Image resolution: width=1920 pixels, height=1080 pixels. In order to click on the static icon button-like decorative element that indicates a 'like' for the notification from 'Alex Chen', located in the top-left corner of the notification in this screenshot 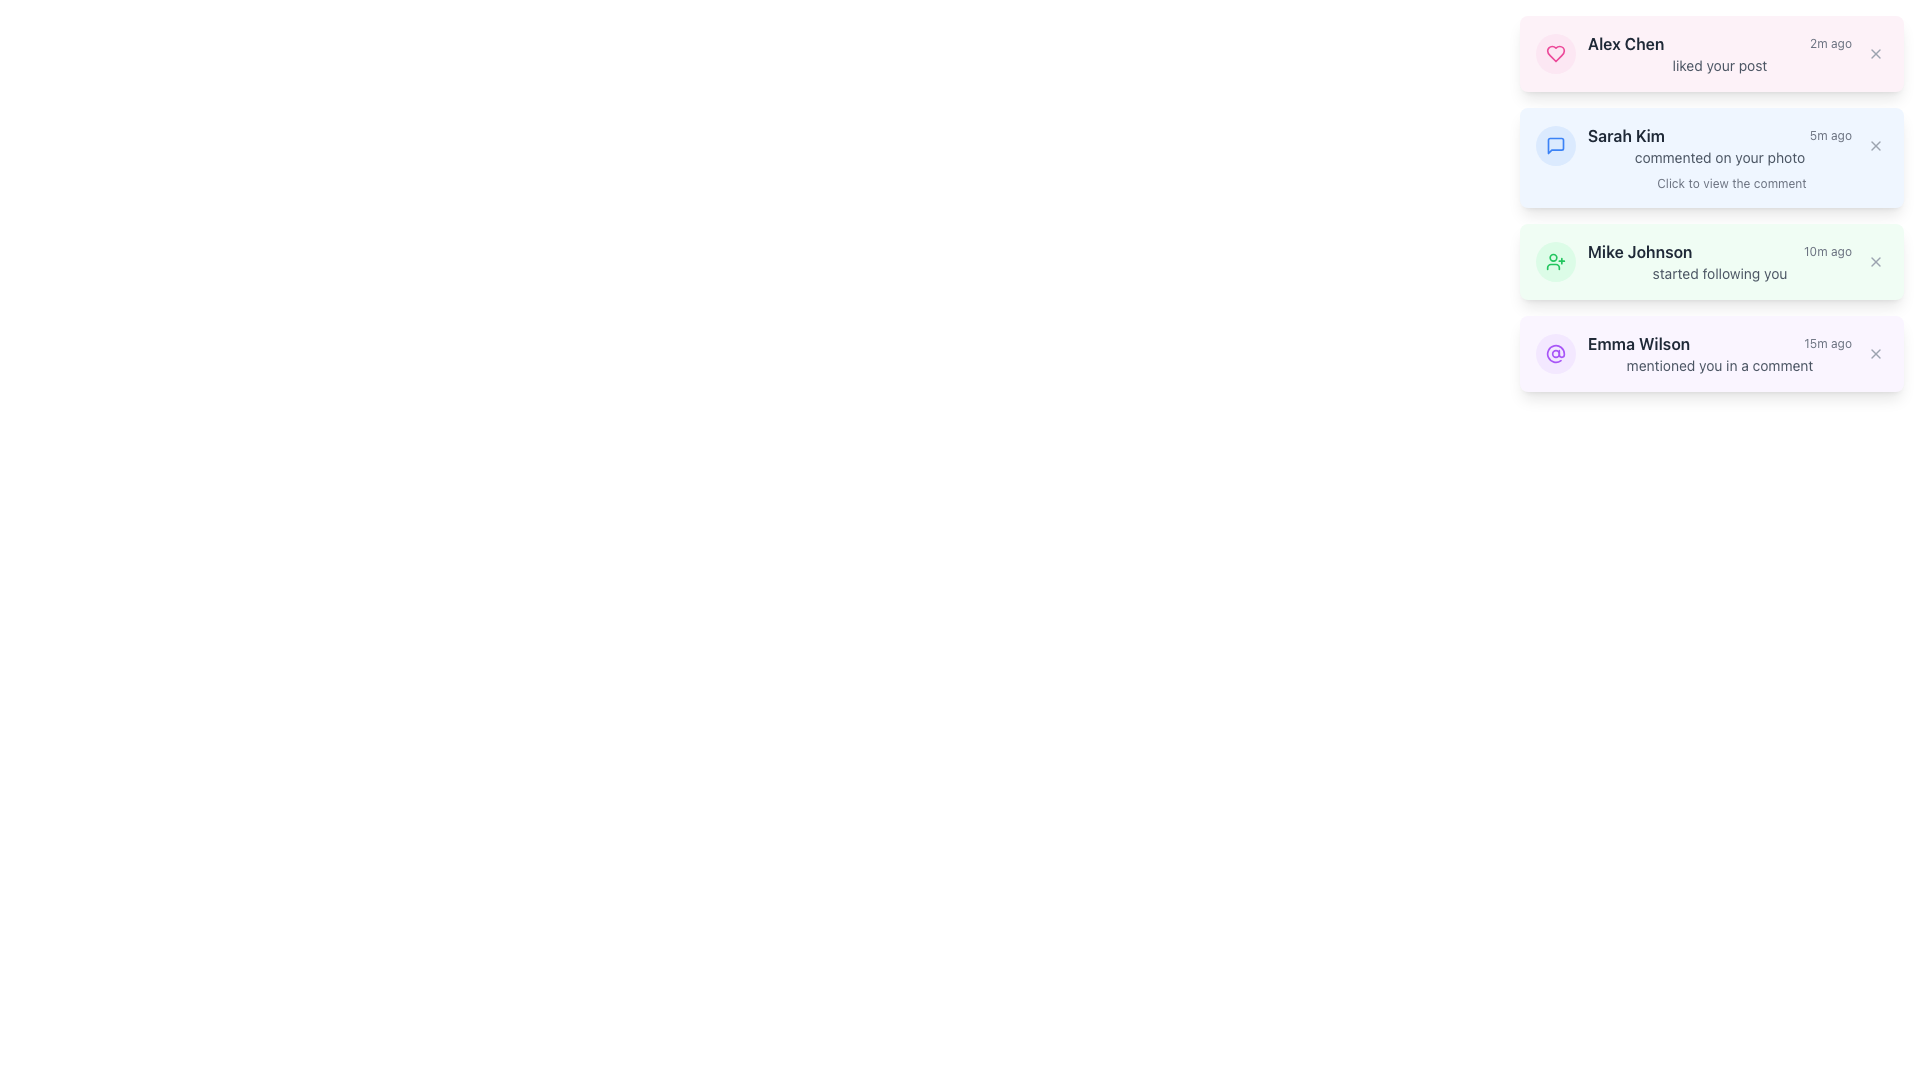, I will do `click(1554, 53)`.